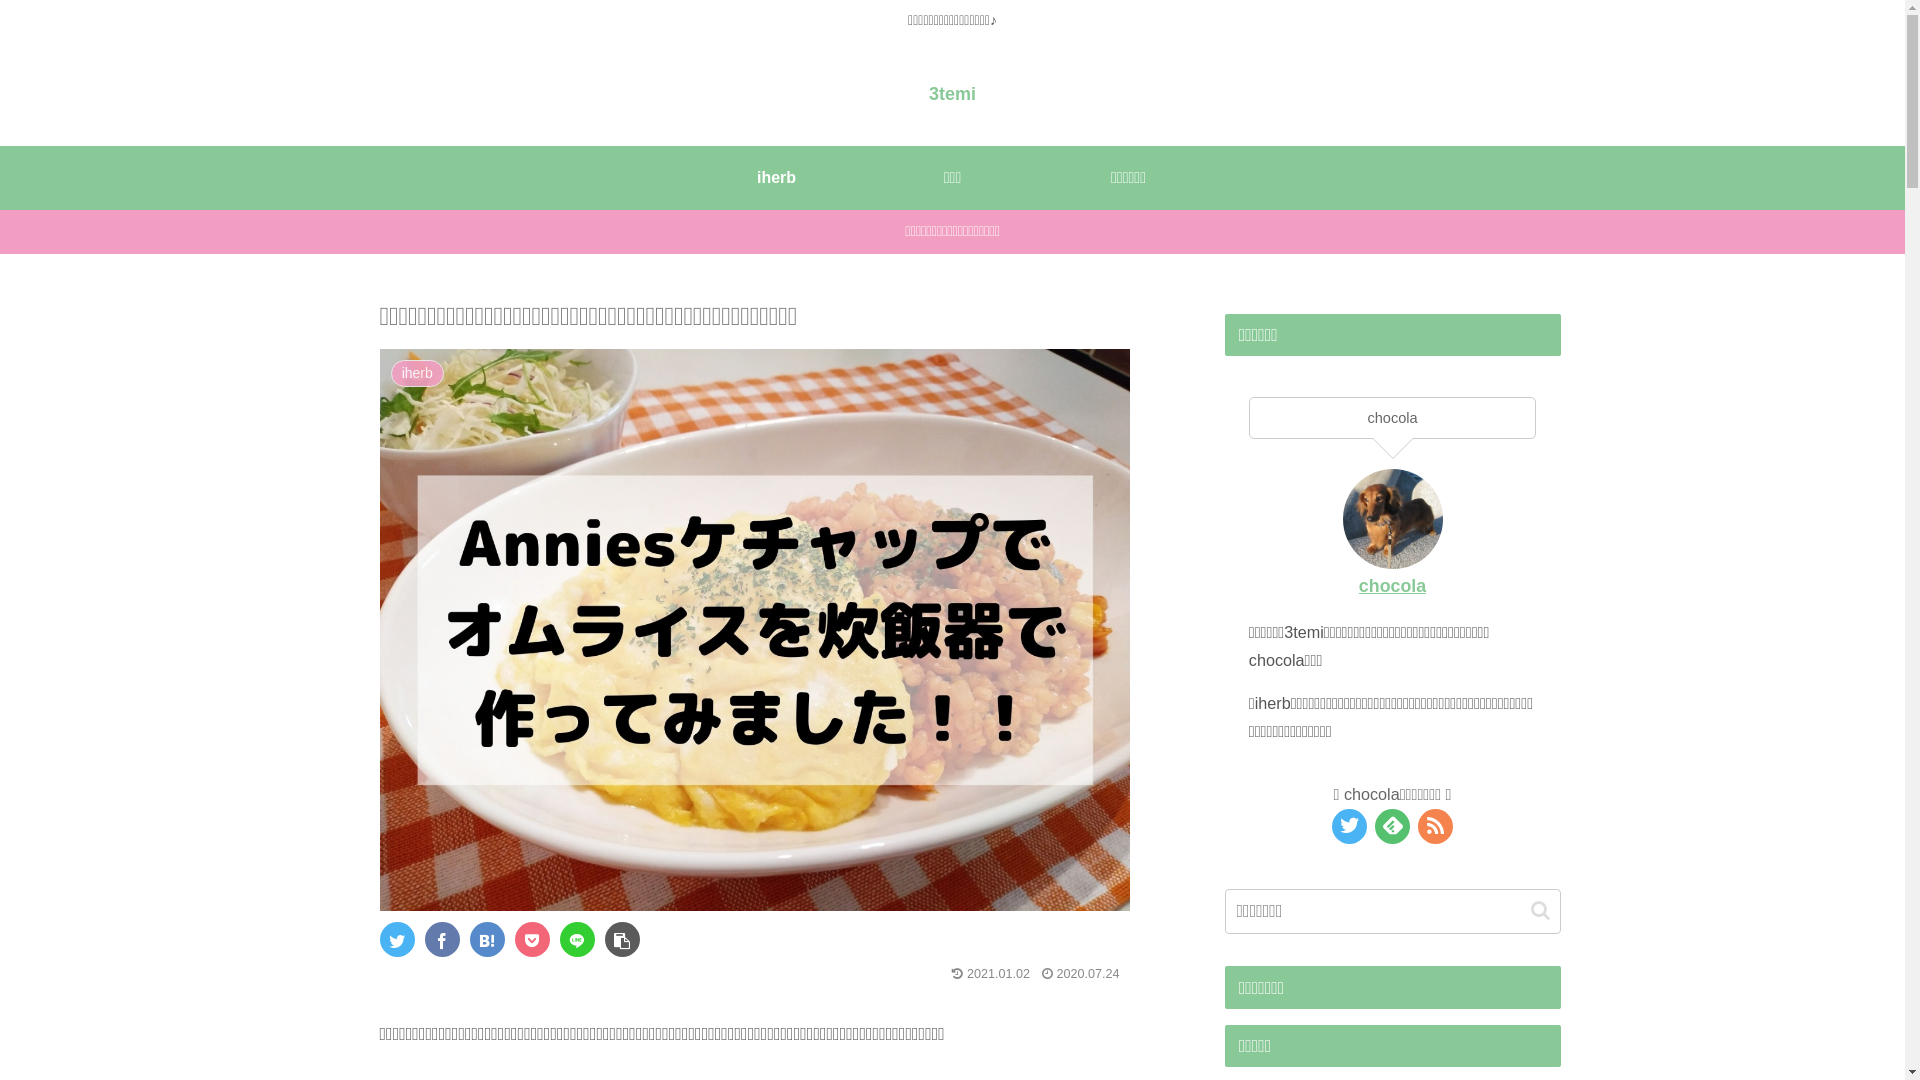  I want to click on 'iherb', so click(775, 176).